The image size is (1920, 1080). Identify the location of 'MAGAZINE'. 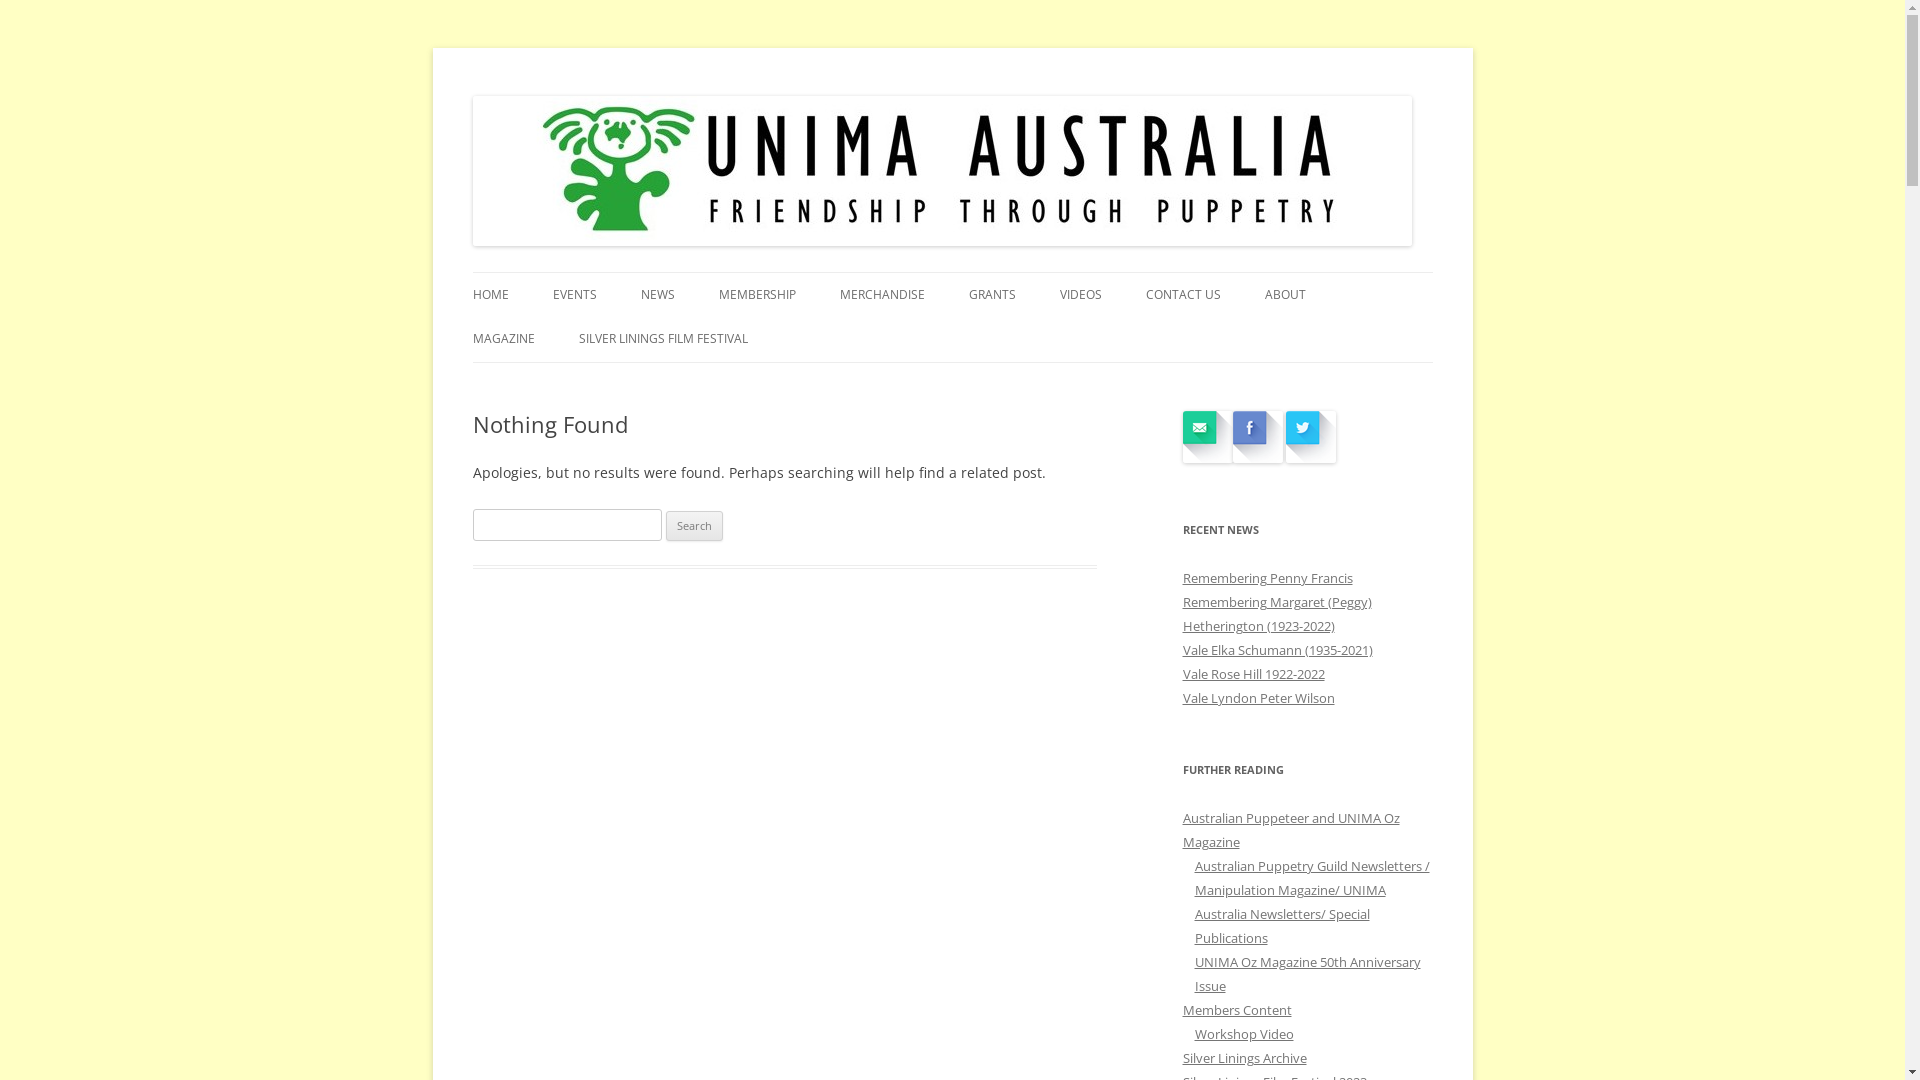
(503, 338).